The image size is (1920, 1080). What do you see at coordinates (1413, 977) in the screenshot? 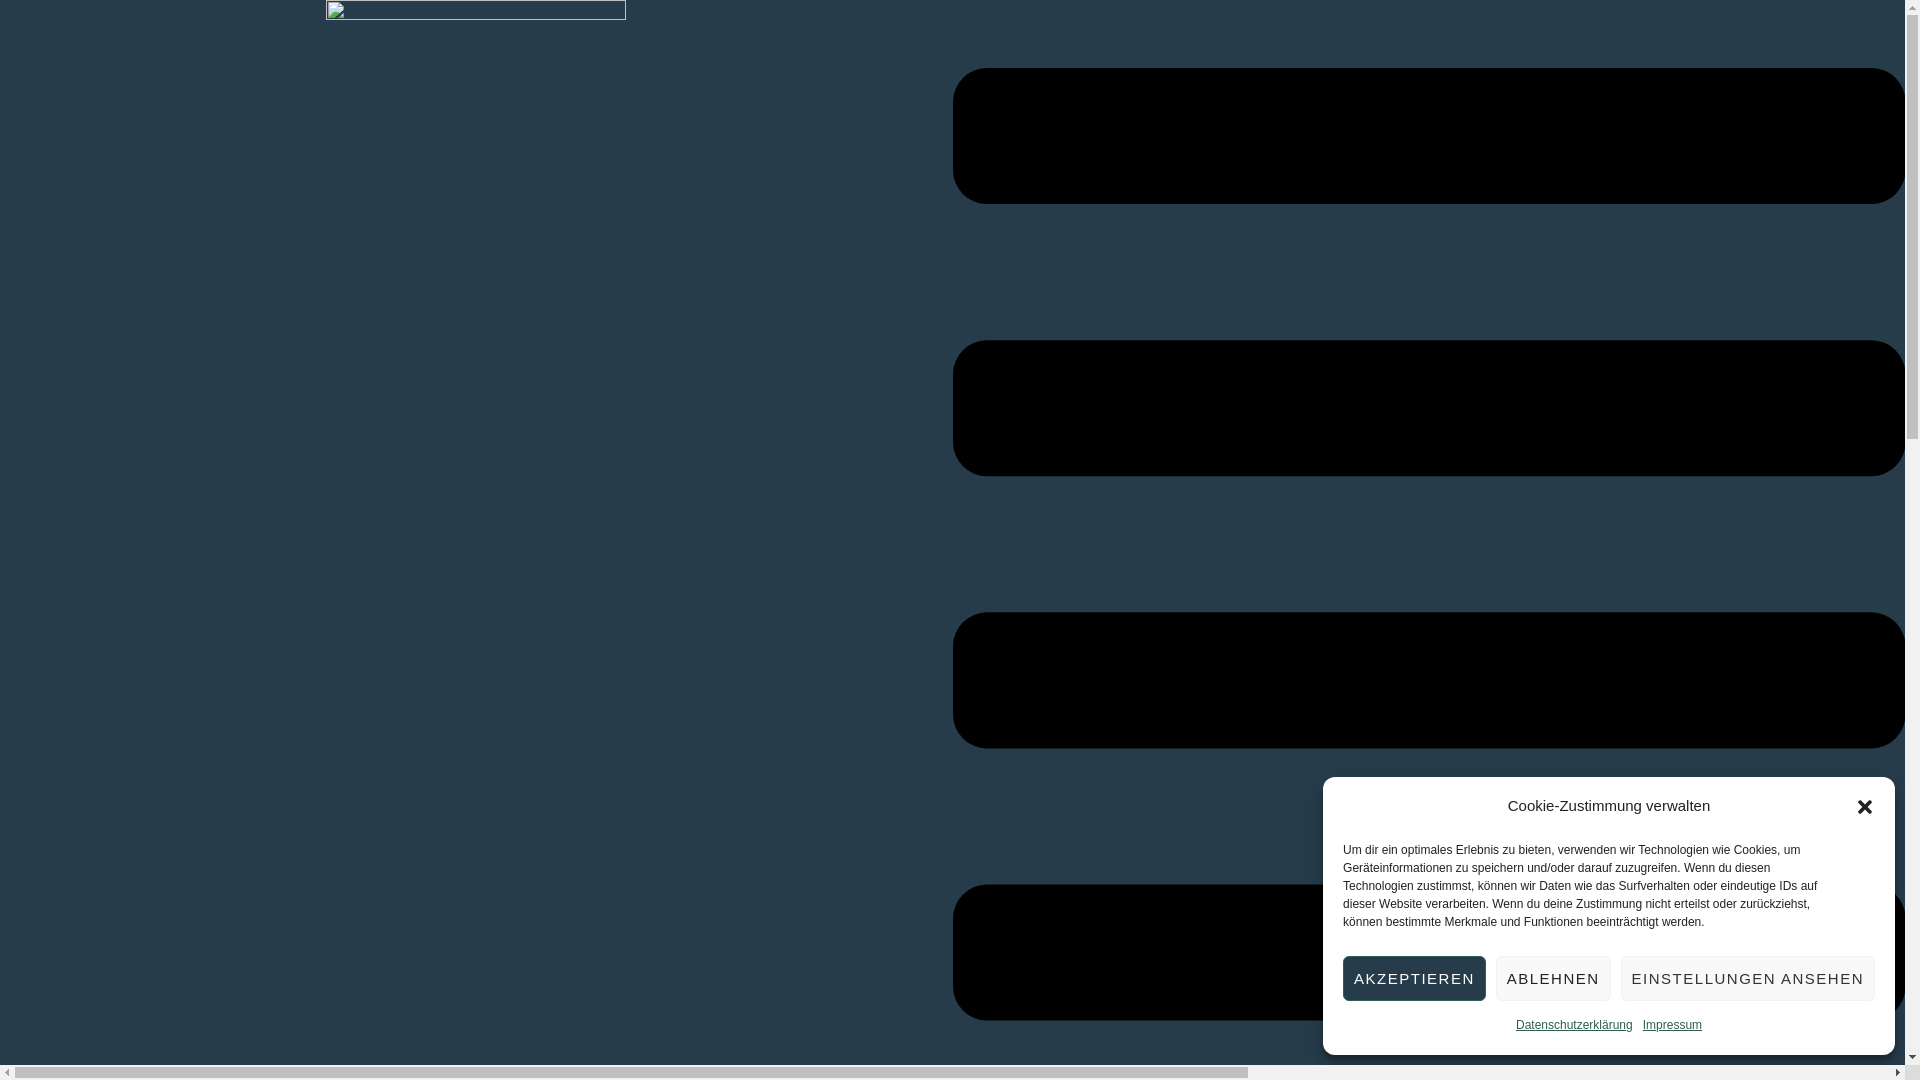
I see `'AKZEPTIEREN'` at bounding box center [1413, 977].